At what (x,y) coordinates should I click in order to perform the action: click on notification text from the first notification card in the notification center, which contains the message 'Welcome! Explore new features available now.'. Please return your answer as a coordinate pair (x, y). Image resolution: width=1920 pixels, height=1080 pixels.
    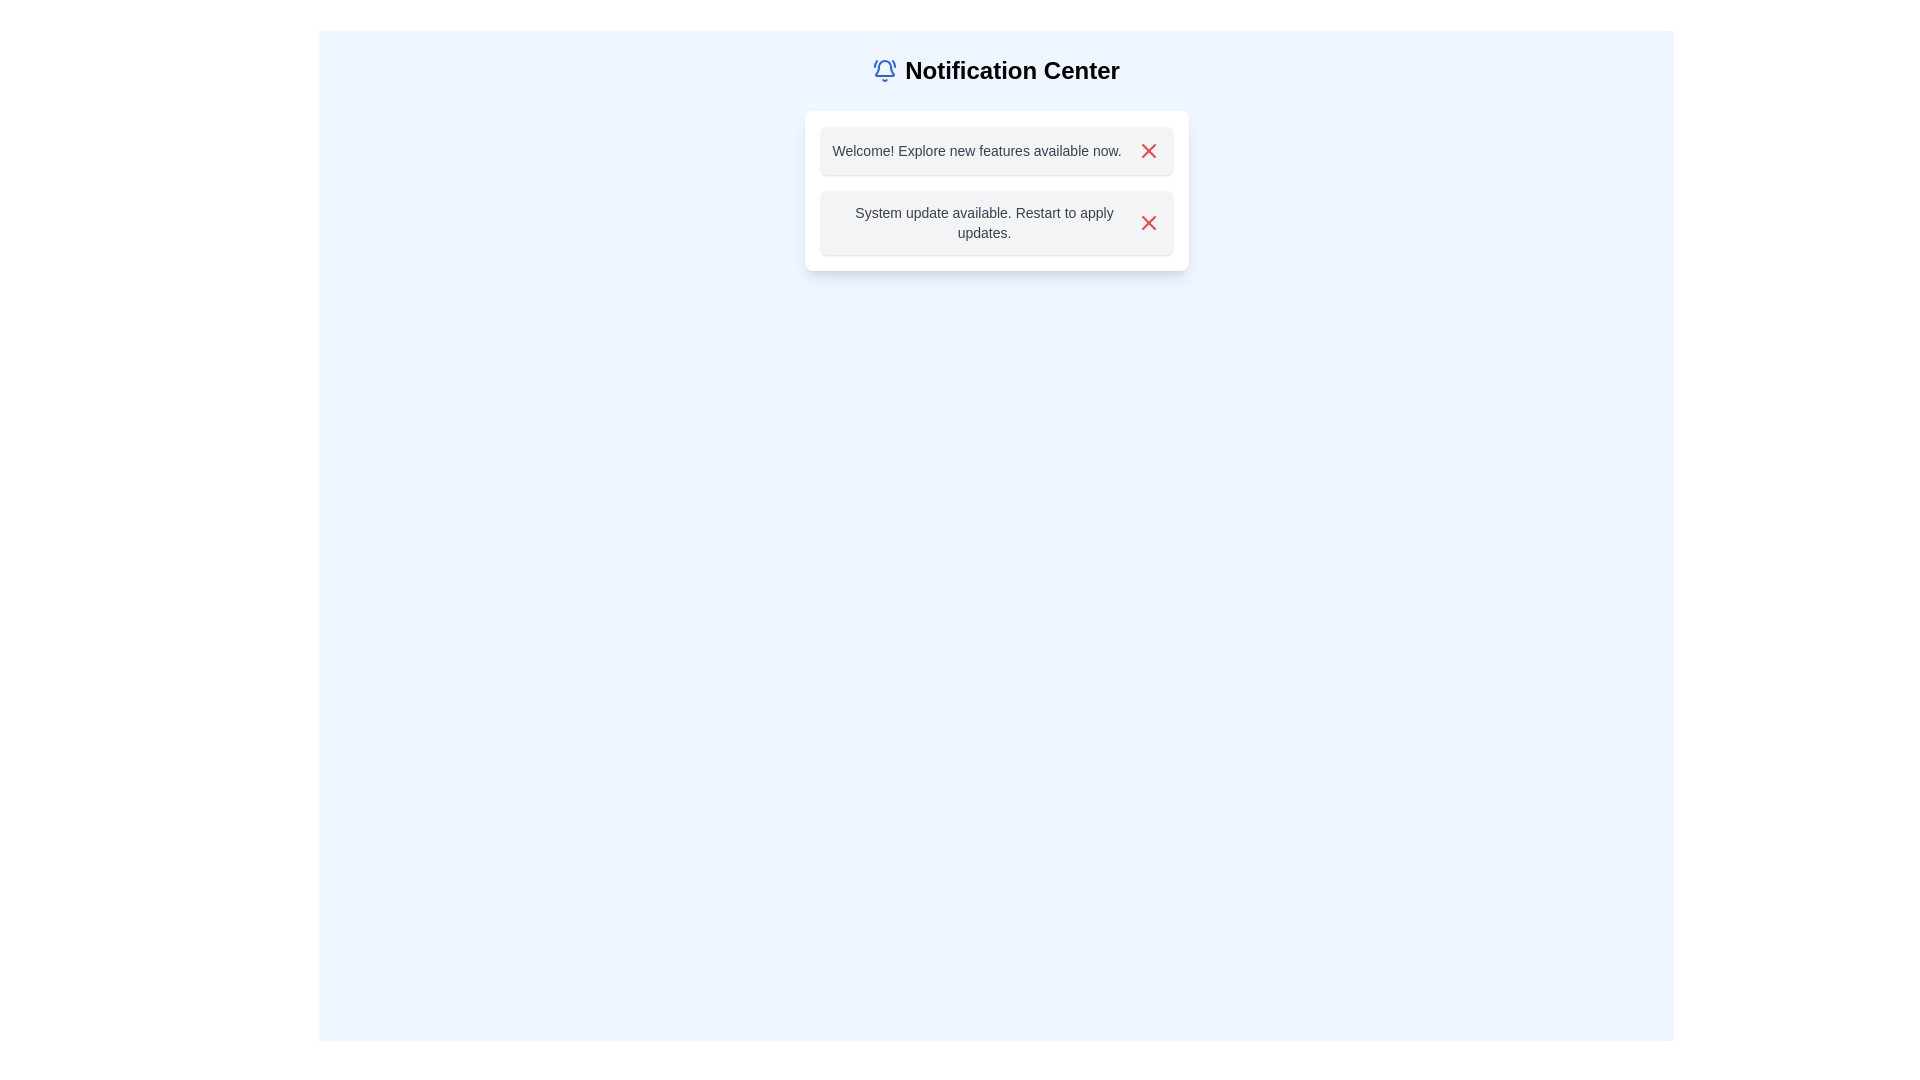
    Looking at the image, I should click on (996, 149).